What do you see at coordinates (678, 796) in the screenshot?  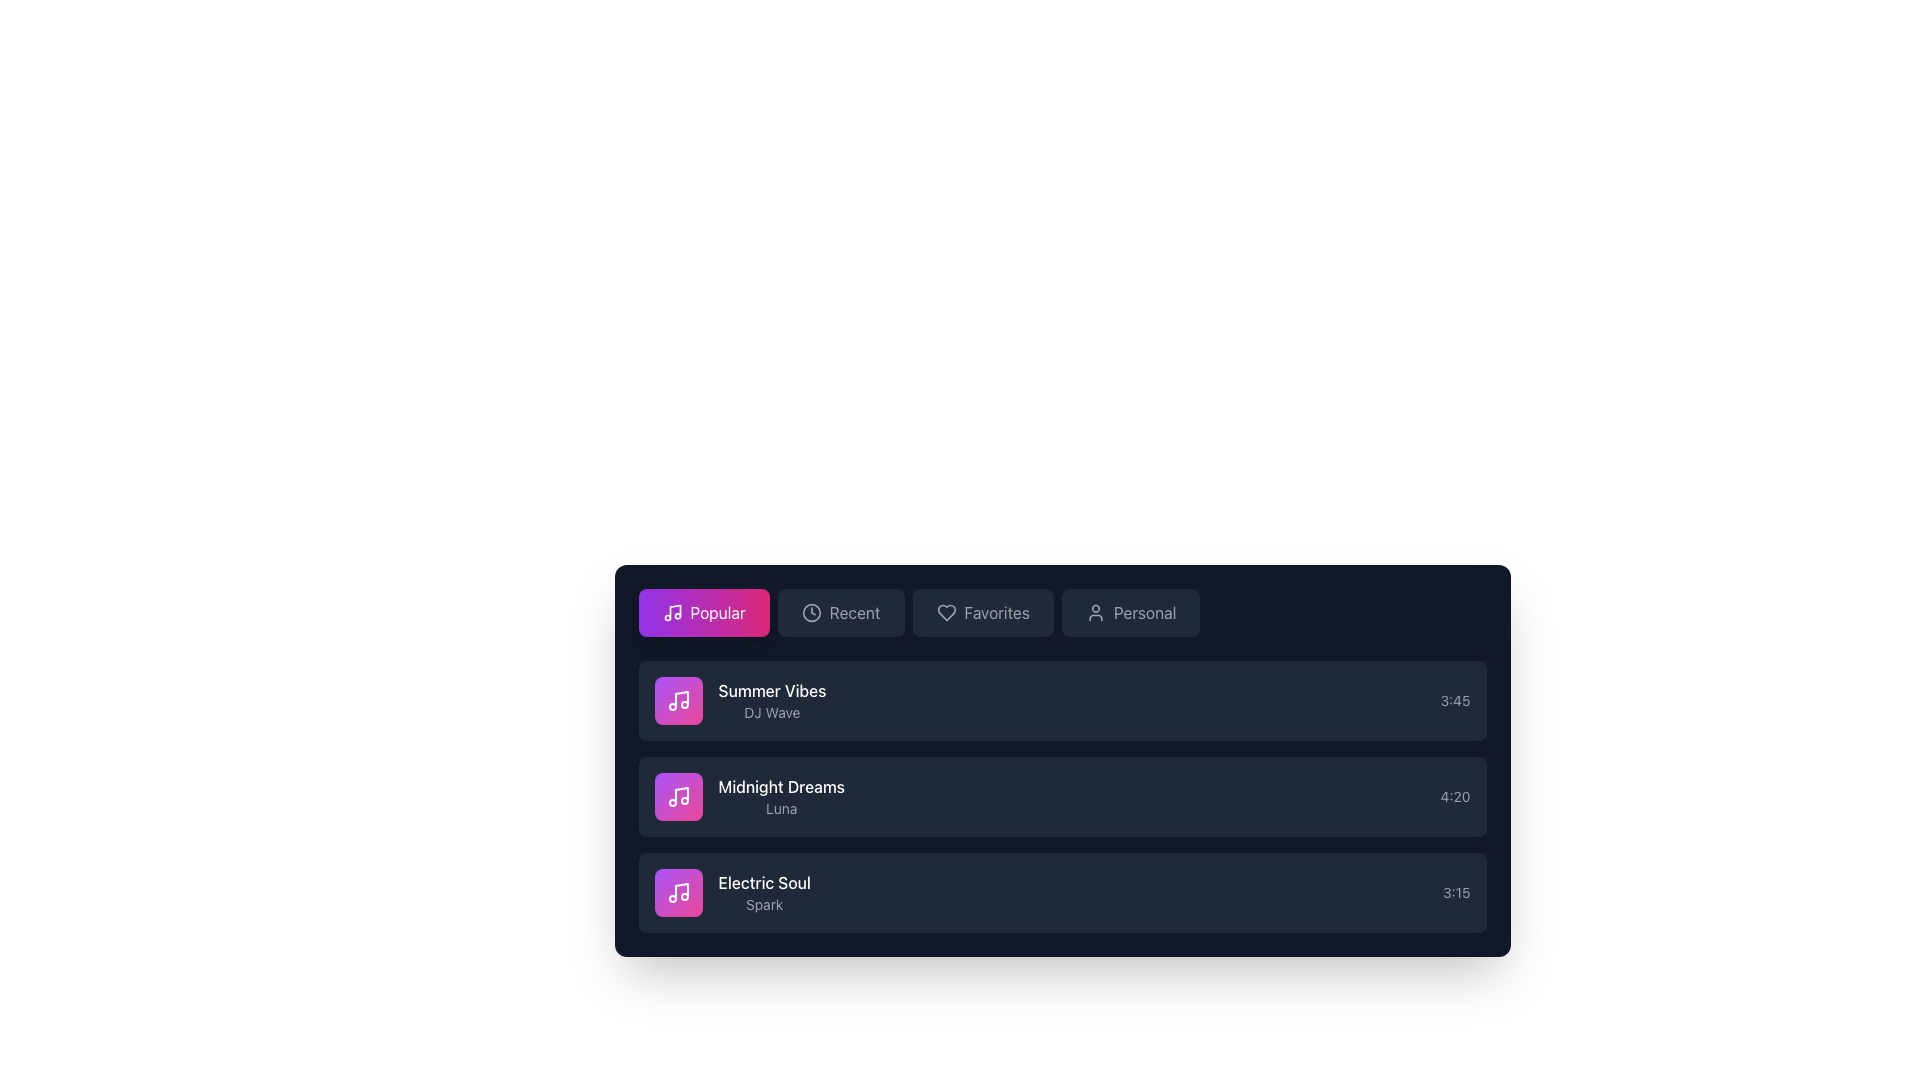 I see `the music-related button with a gradient background and a white music note icon to interact with the music track` at bounding box center [678, 796].